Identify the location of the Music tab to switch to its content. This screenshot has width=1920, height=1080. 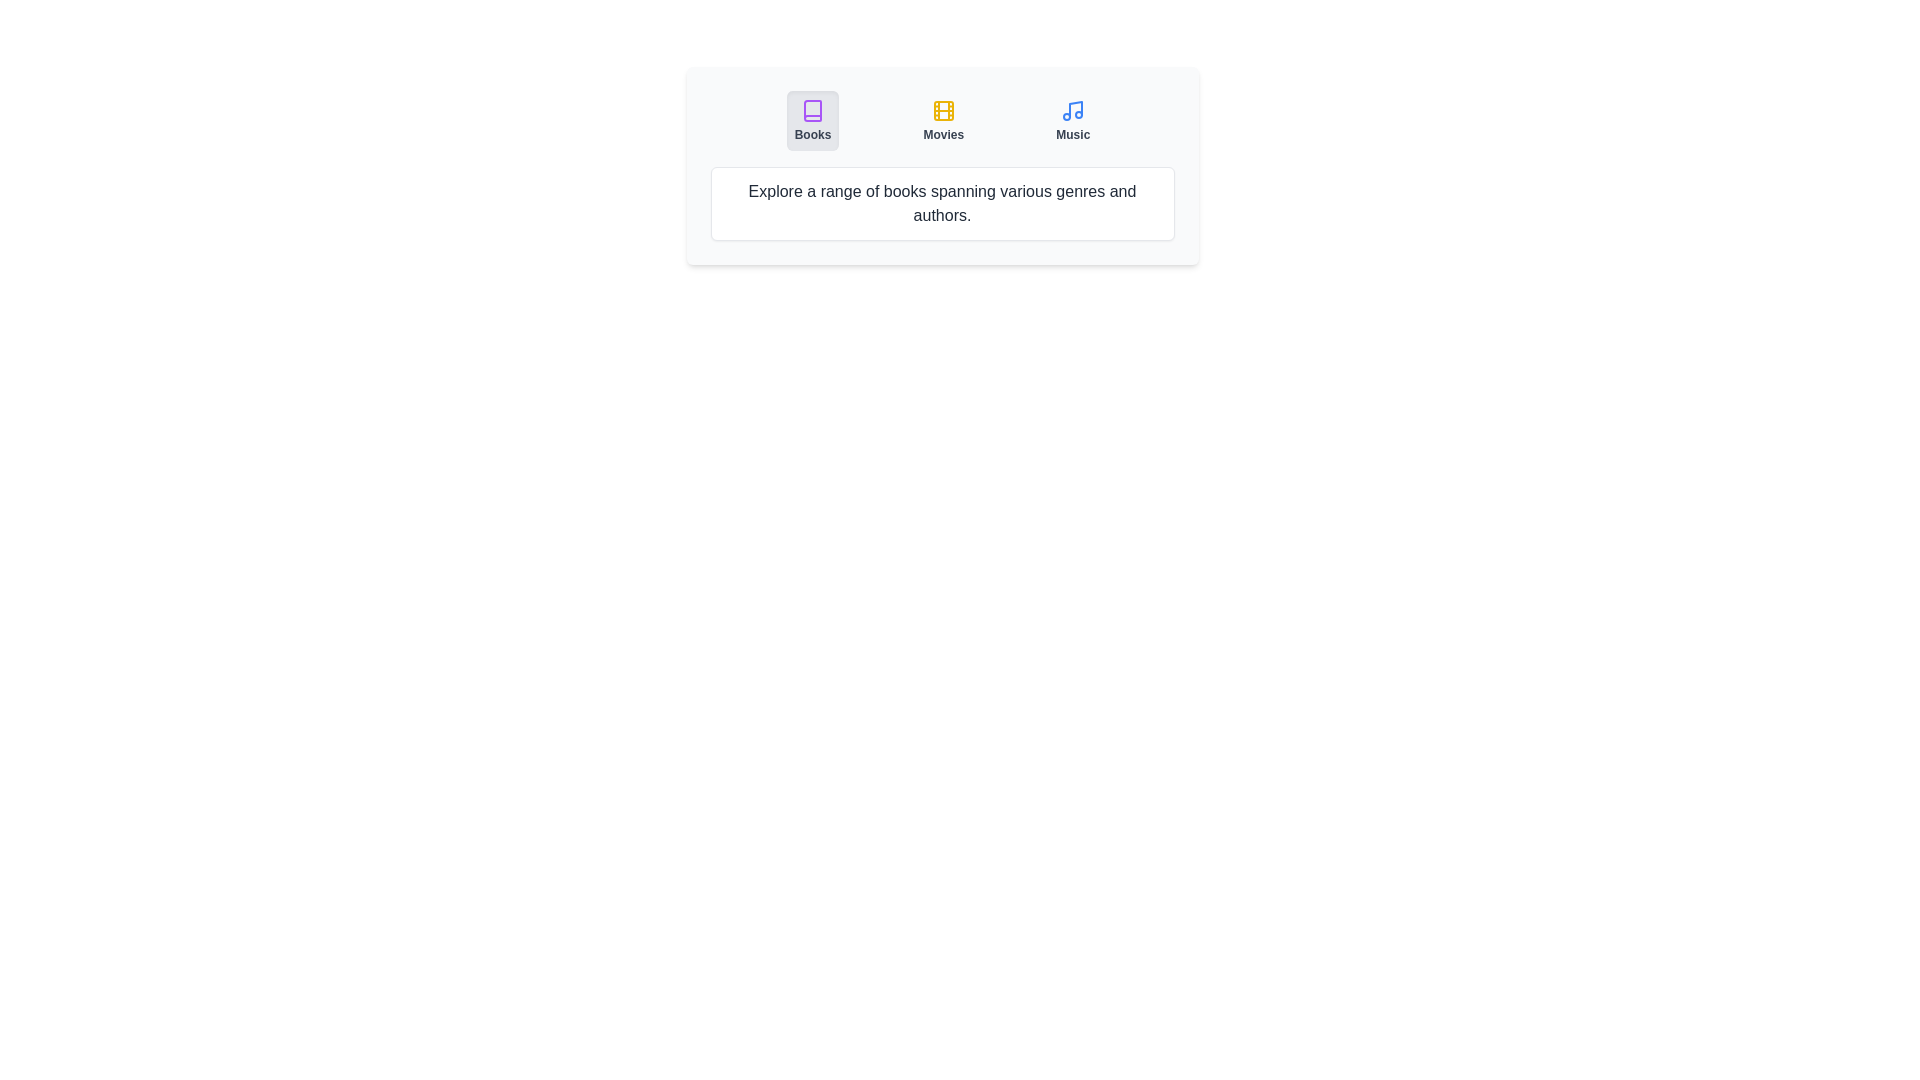
(1072, 120).